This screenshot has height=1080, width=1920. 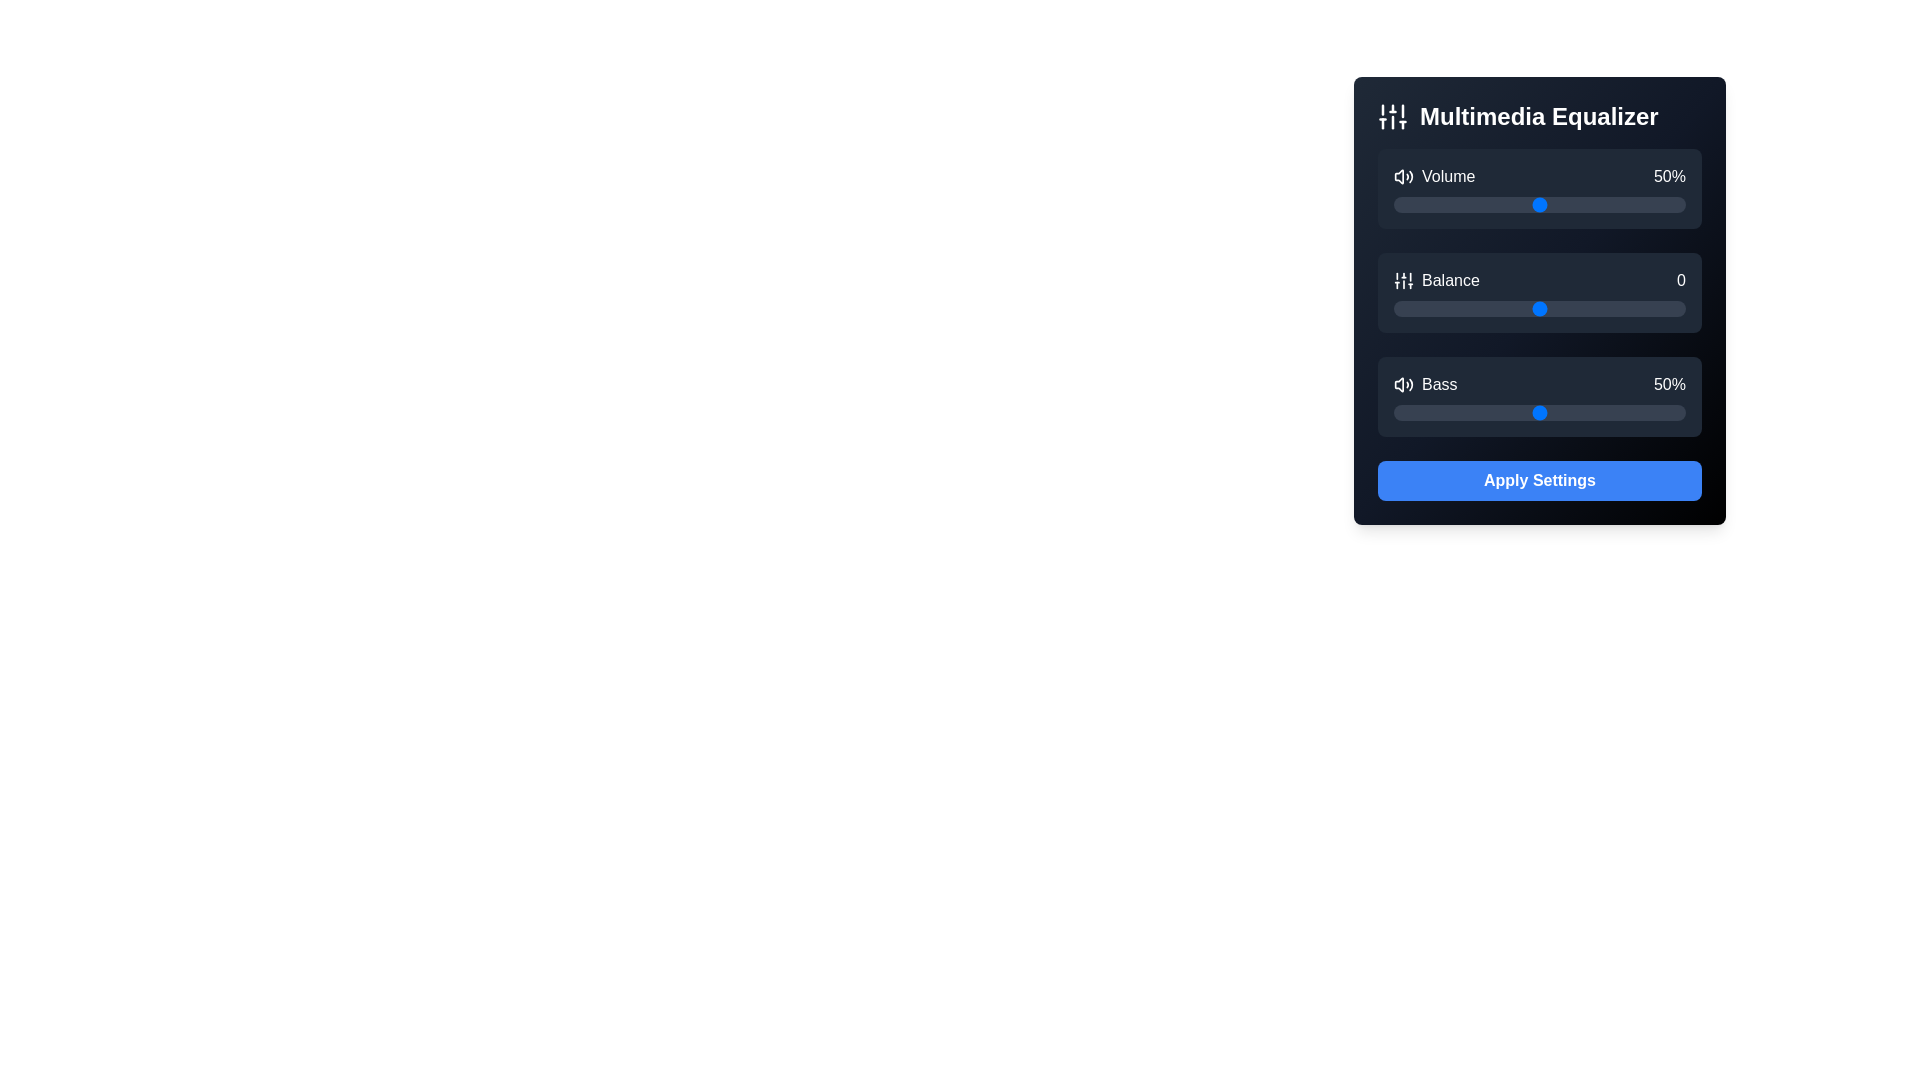 What do you see at coordinates (1642, 308) in the screenshot?
I see `the balance` at bounding box center [1642, 308].